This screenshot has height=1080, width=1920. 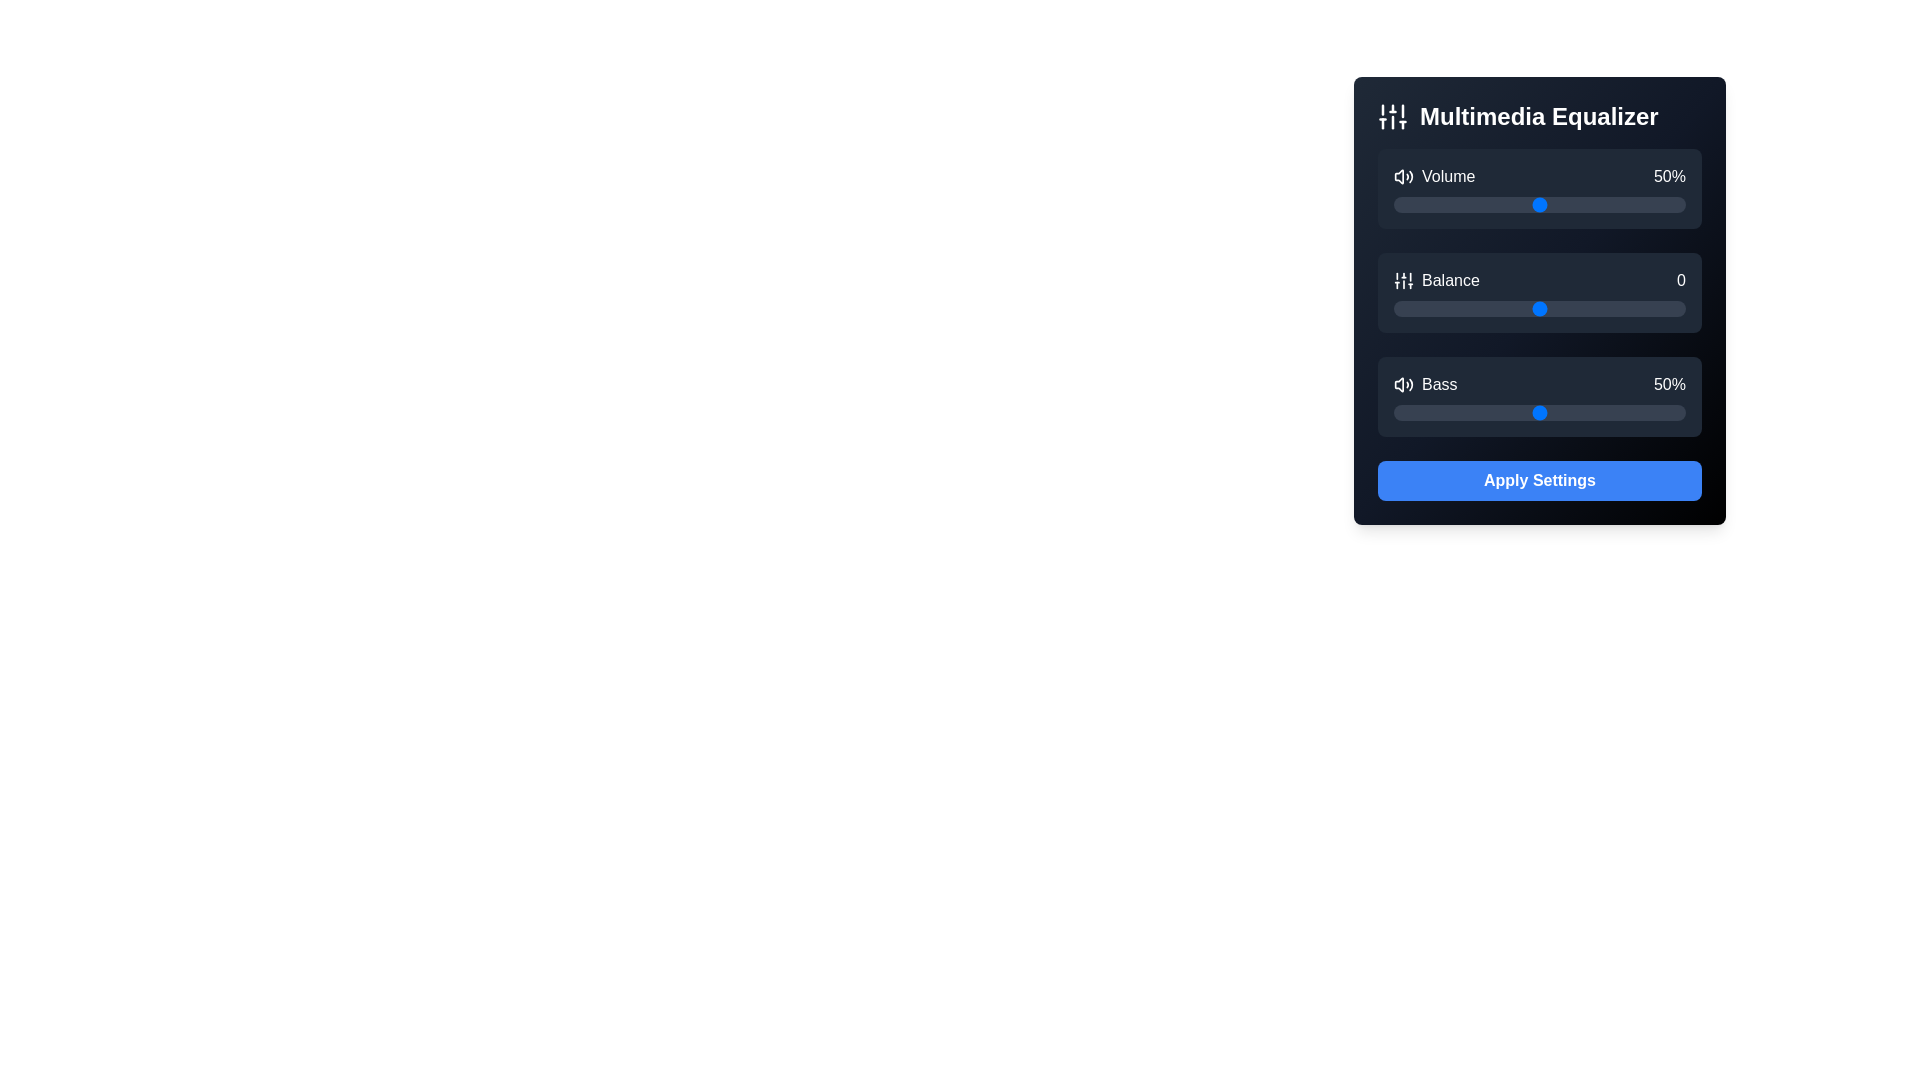 What do you see at coordinates (1642, 308) in the screenshot?
I see `the balance` at bounding box center [1642, 308].